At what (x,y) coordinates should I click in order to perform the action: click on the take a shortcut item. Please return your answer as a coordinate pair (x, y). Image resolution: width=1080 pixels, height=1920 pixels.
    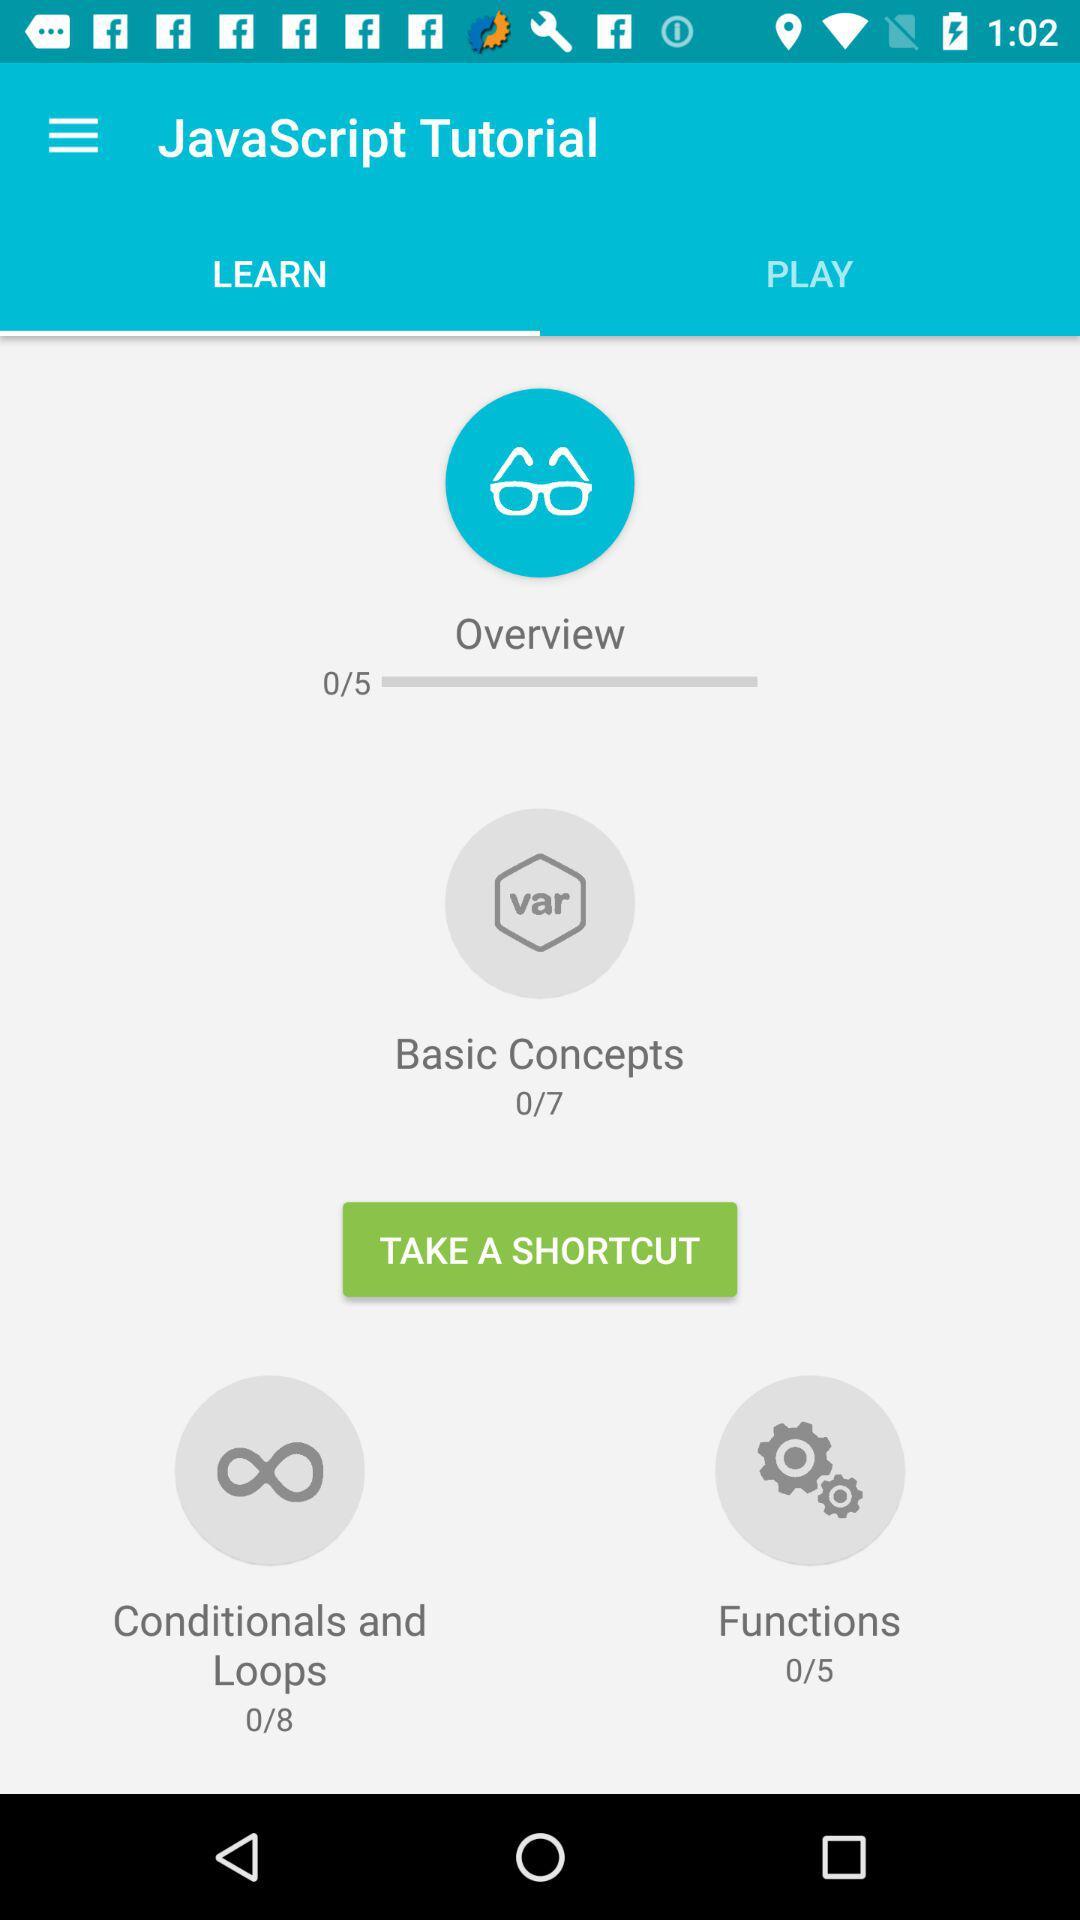
    Looking at the image, I should click on (540, 1248).